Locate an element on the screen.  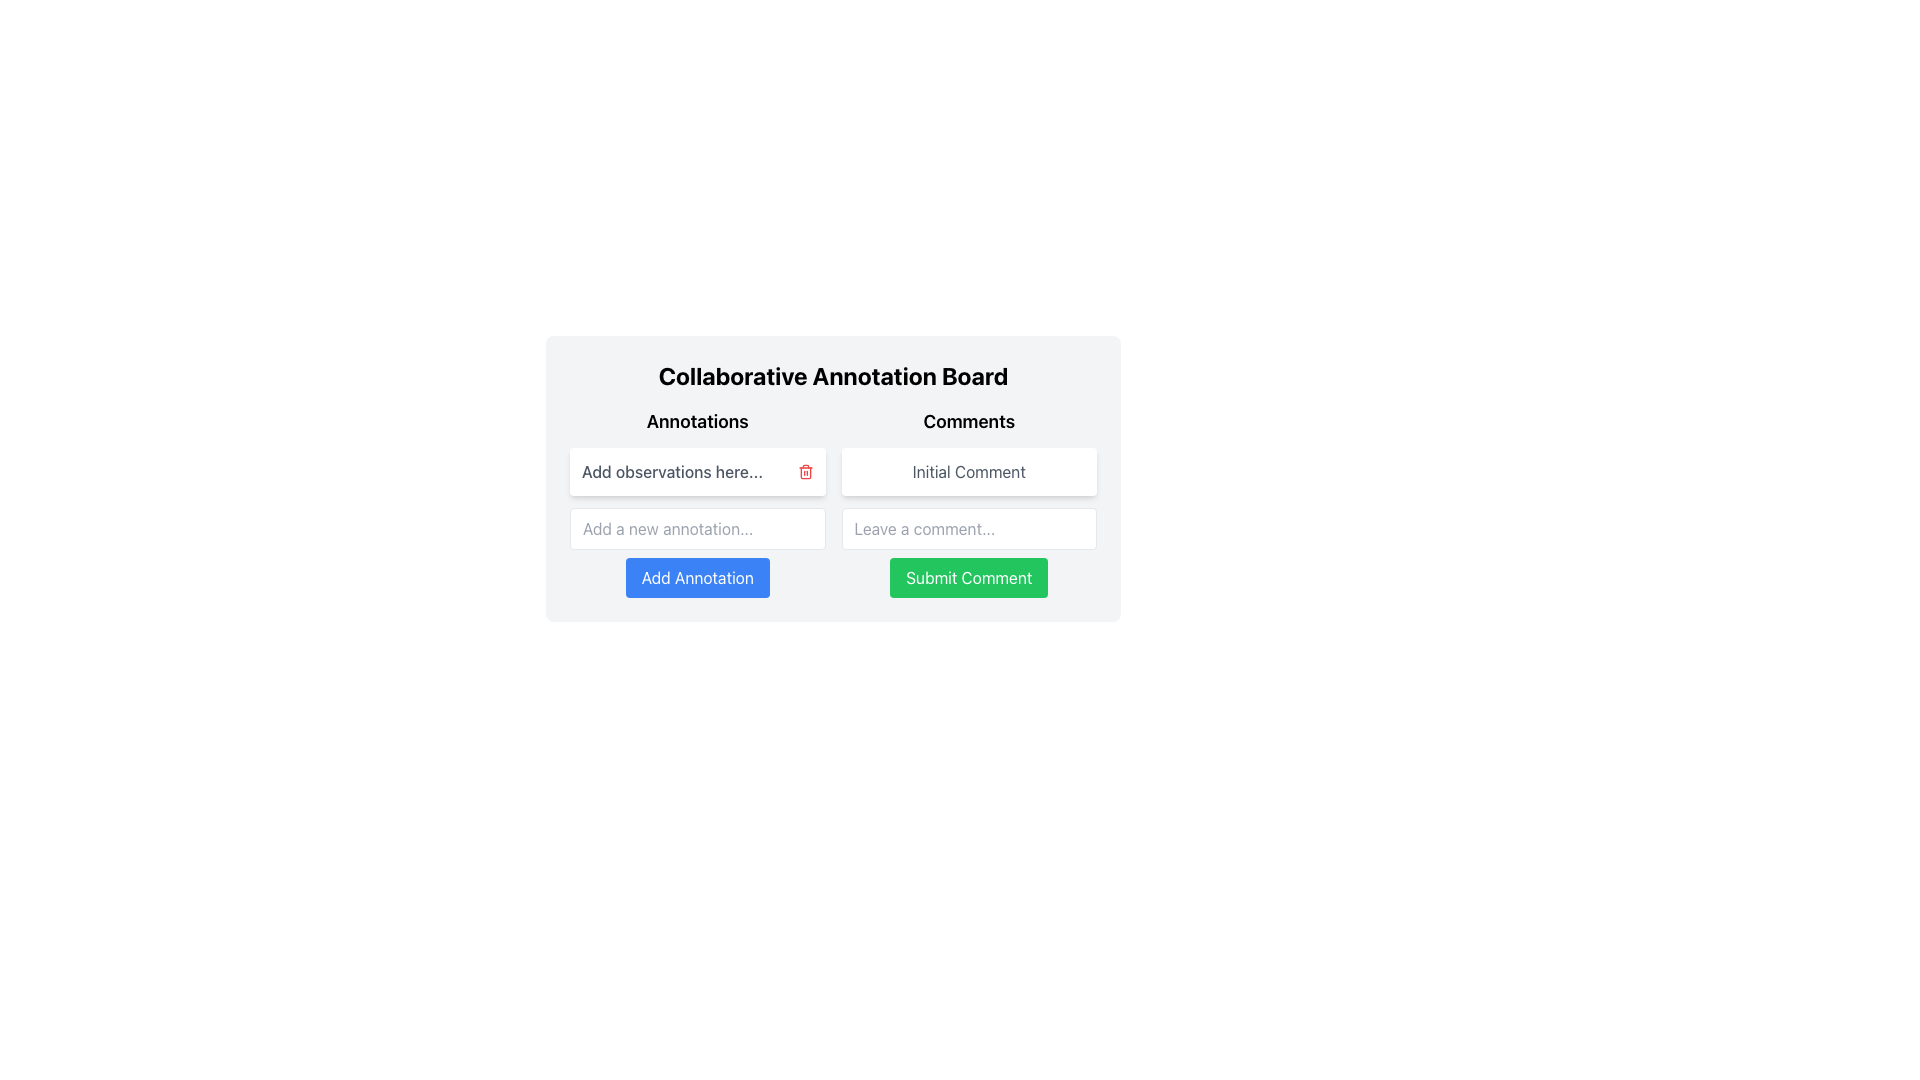
the red trash-can icon located to the right of the 'Add observations here...' text to initiate a delete action is located at coordinates (805, 471).